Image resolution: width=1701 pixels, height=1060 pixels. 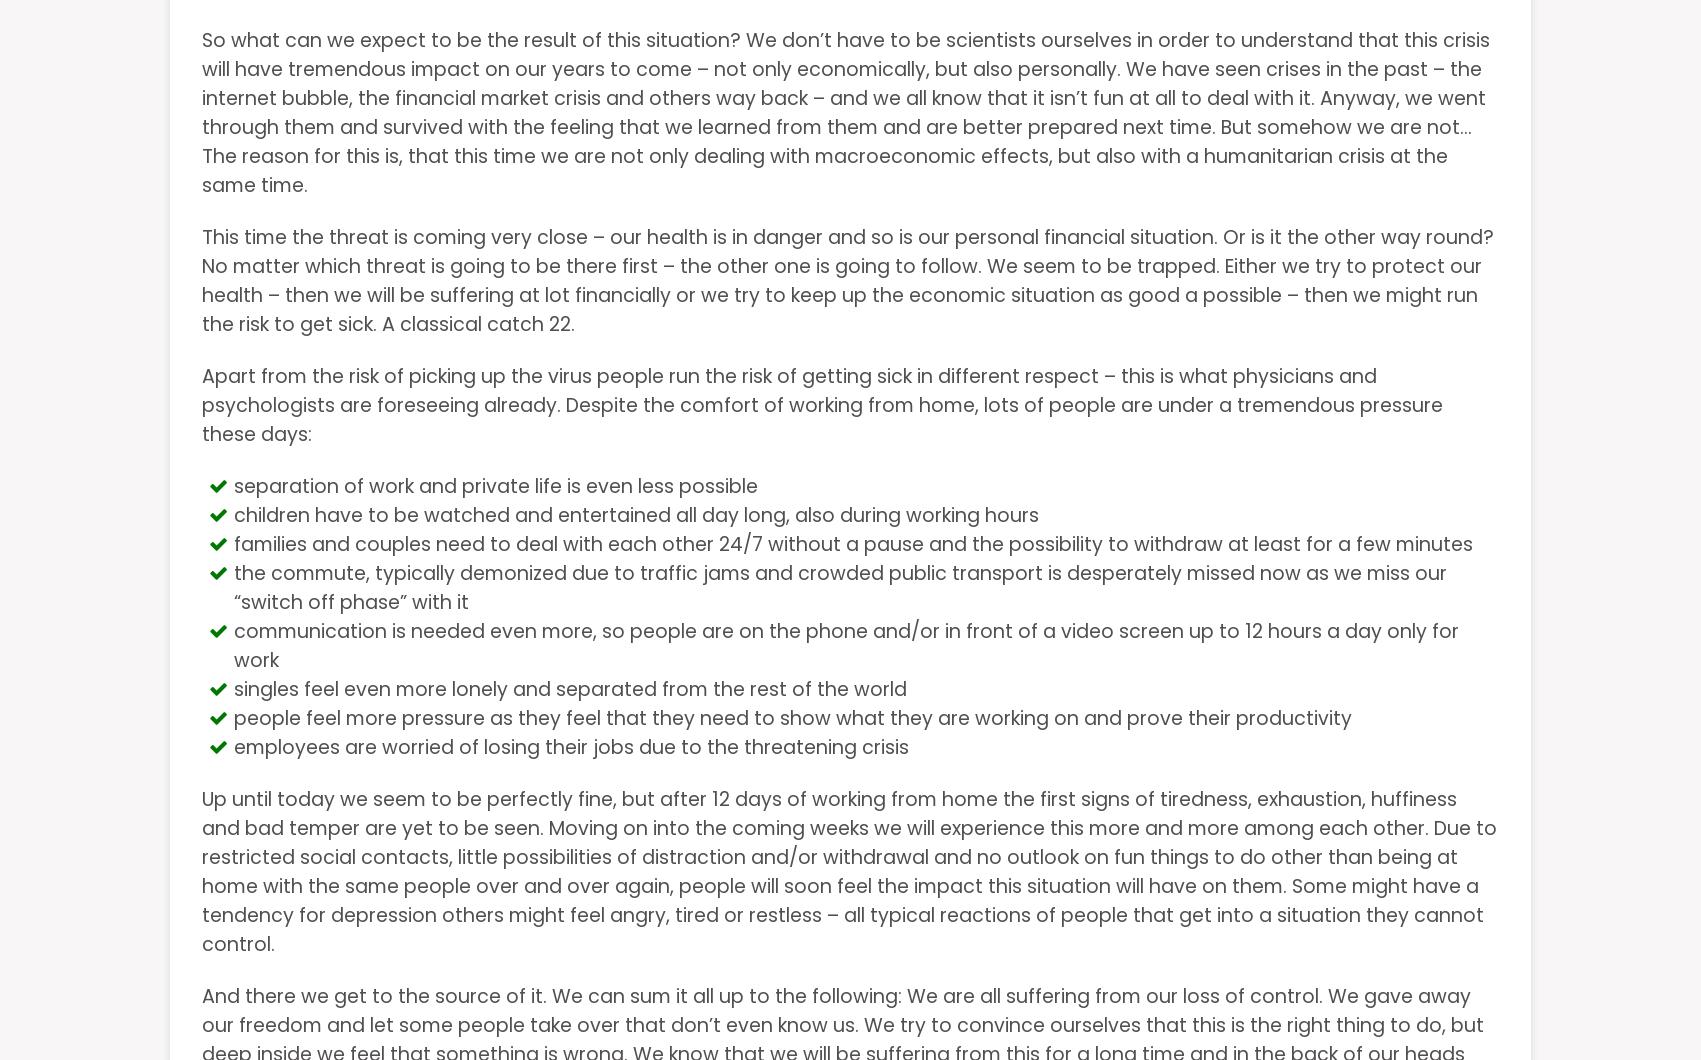 What do you see at coordinates (846, 112) in the screenshot?
I see `'So what can we expect to be the result of this situation? We don’t have to be scientists ourselves in order to understand that this crisis will have tremendous impact on our years to come – not only economically, but also personally. We have seen crises in the past – the internet bubble, the financial market crisis and others way back – and we all know that it isn’t fun at all to deal with it. Anyway, we went through them and survived with the feeling that we learned from them and are better prepared next time. But somehow we are not… The reason for this is, that this time we are not only dealing with macroeconomic effects, but also with a humanitarian crisis at the same time.'` at bounding box center [846, 112].